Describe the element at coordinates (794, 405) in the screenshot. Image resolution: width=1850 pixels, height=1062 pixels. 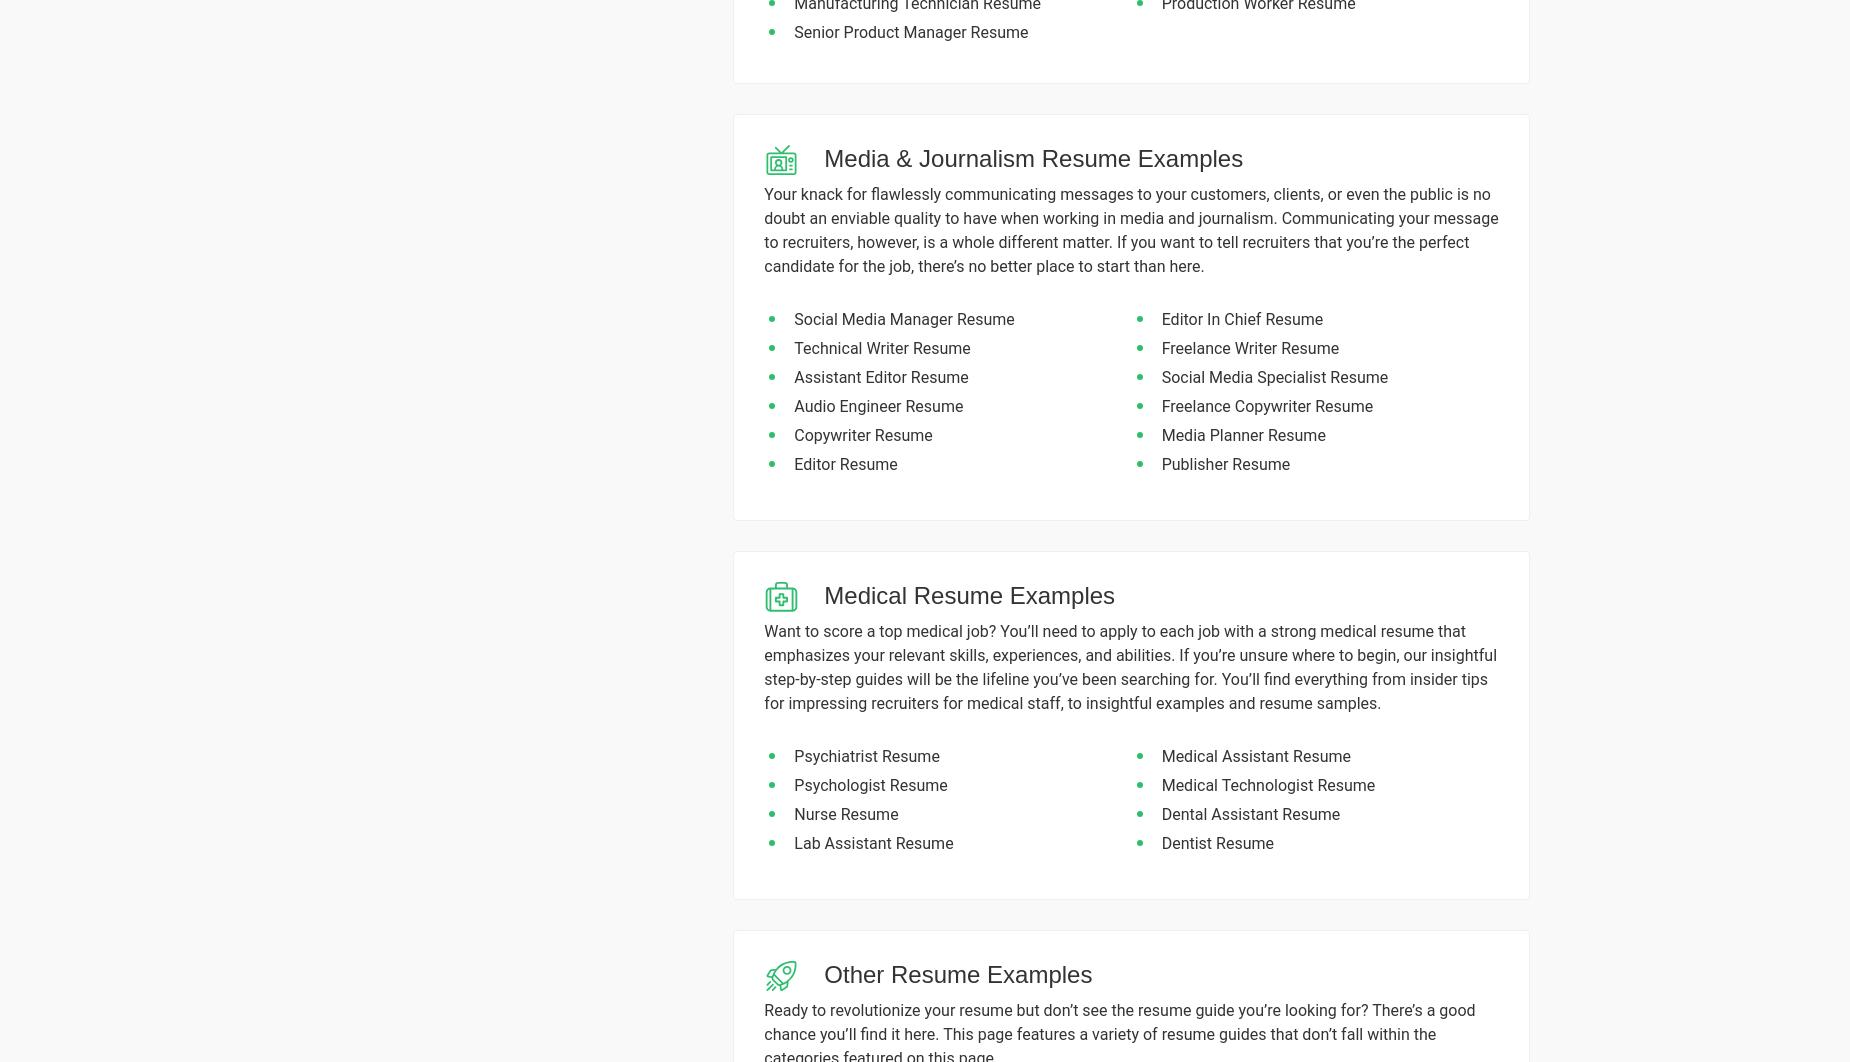
I see `'Audio Engineer Resume'` at that location.